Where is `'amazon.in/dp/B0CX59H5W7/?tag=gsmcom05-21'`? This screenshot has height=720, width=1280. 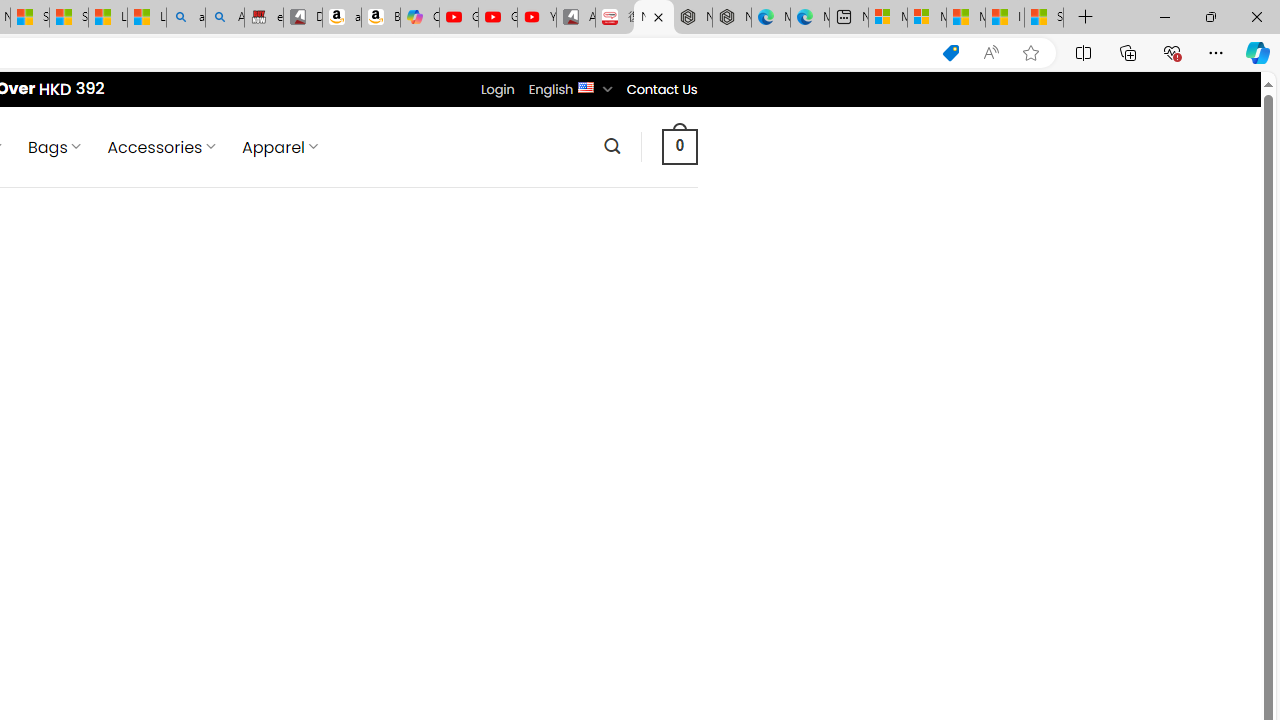
'amazon.in/dp/B0CX59H5W7/?tag=gsmcom05-21' is located at coordinates (341, 17).